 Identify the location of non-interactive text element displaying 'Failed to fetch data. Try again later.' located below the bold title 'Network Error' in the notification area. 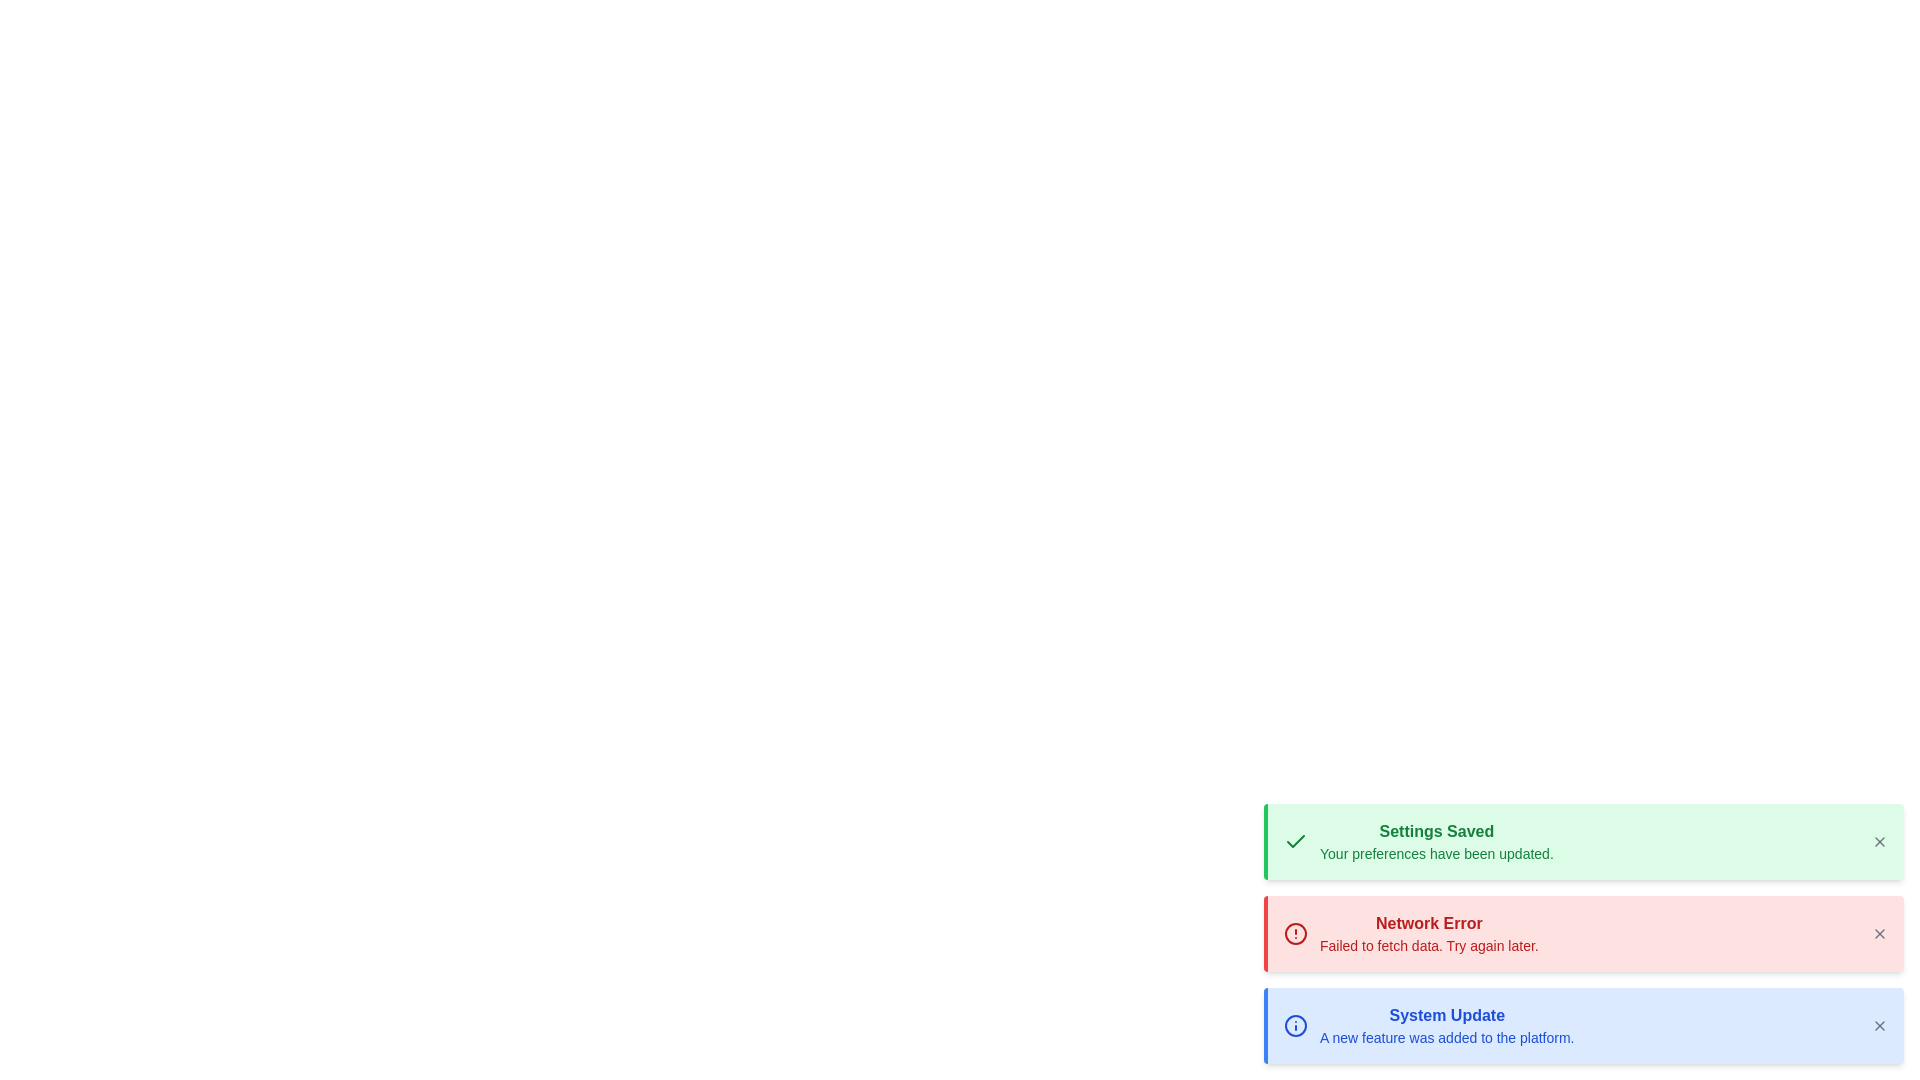
(1428, 945).